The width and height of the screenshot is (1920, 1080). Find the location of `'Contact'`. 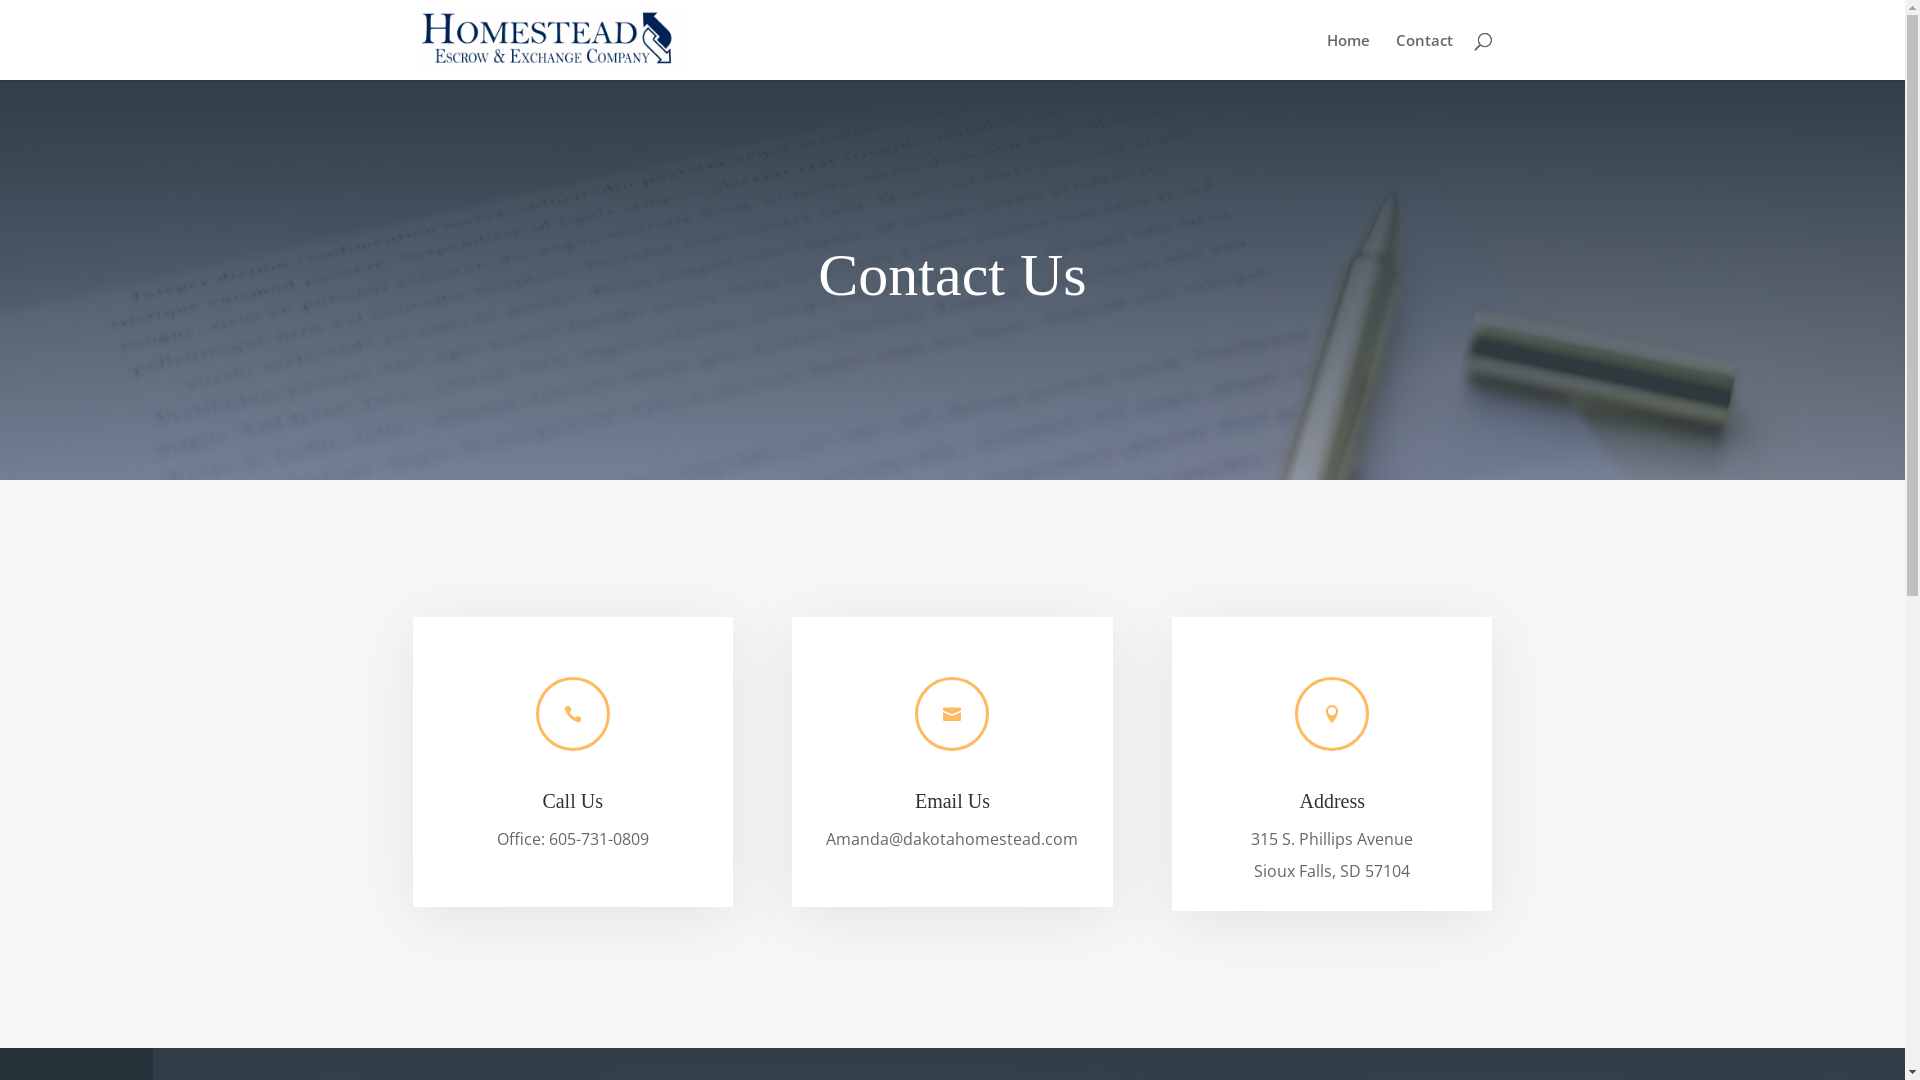

'Contact' is located at coordinates (1395, 55).